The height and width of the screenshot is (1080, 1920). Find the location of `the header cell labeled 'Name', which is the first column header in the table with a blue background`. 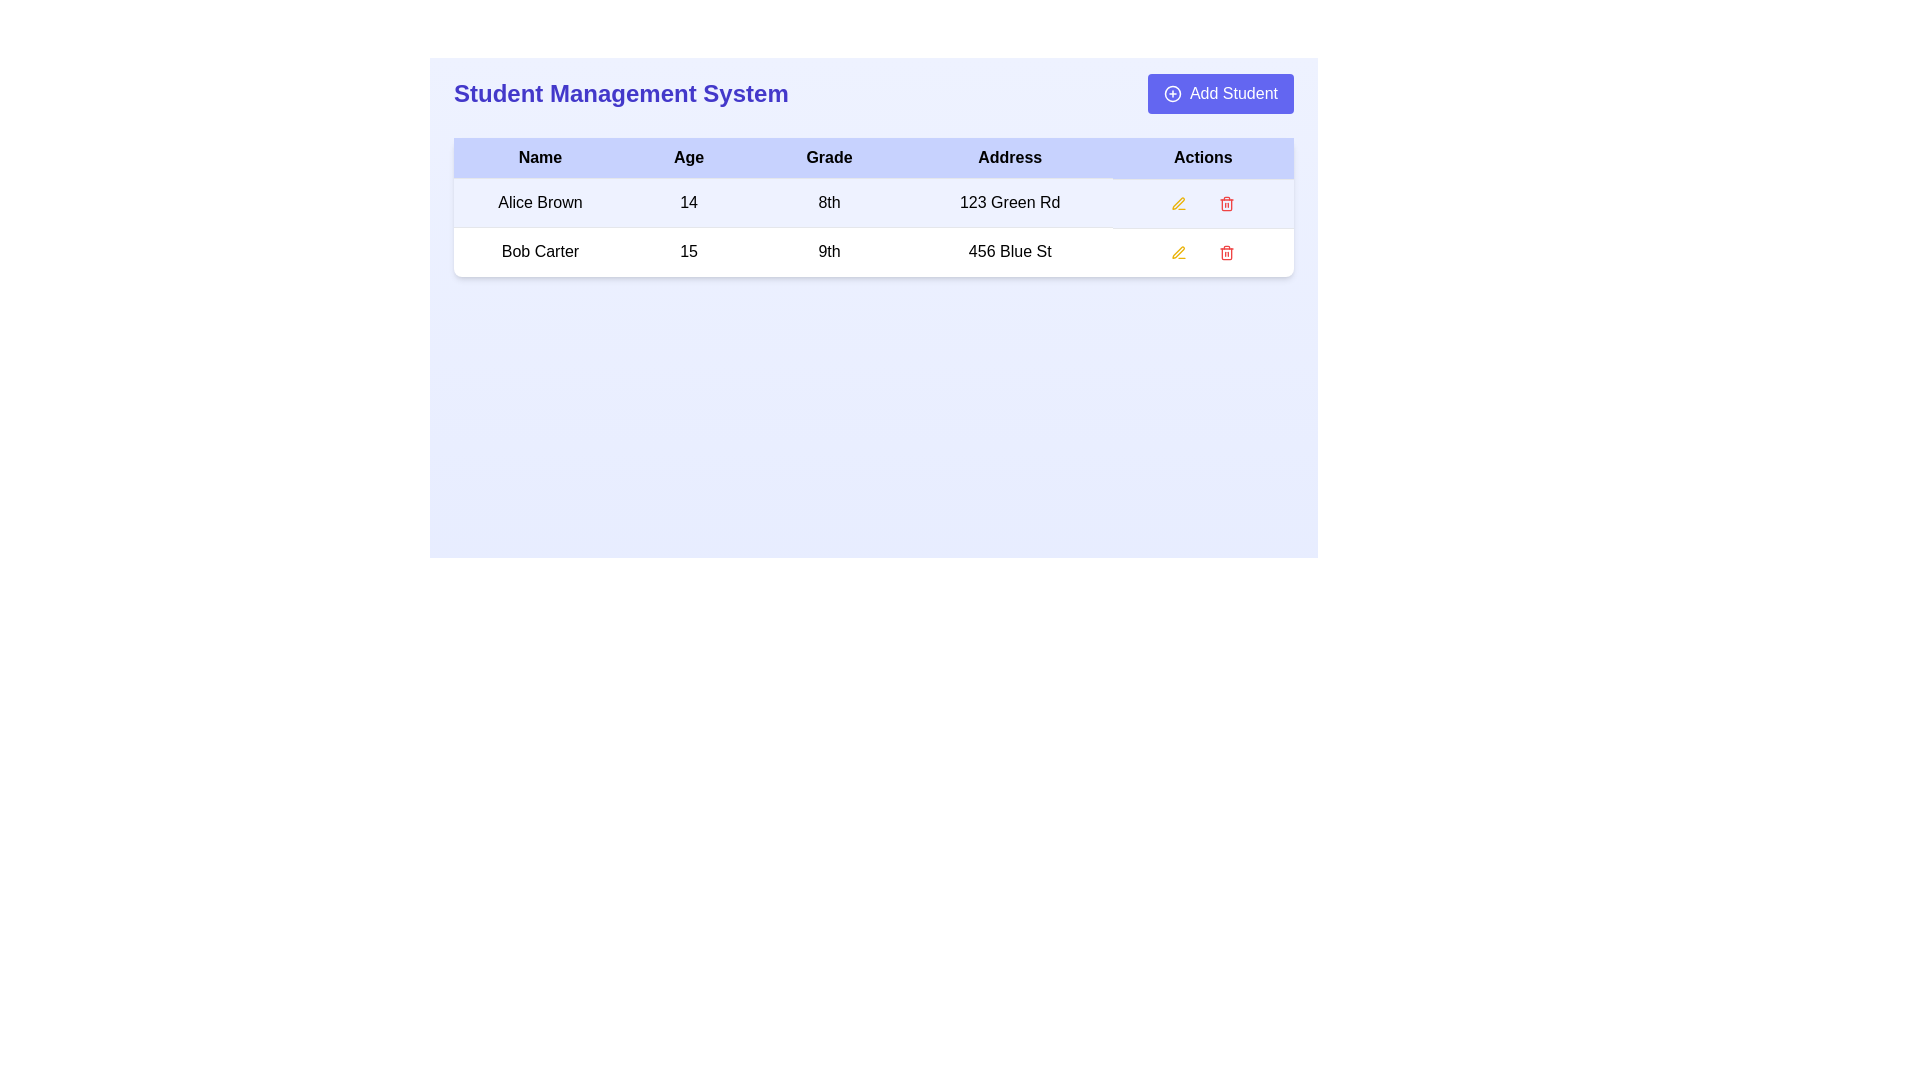

the header cell labeled 'Name', which is the first column header in the table with a blue background is located at coordinates (540, 157).